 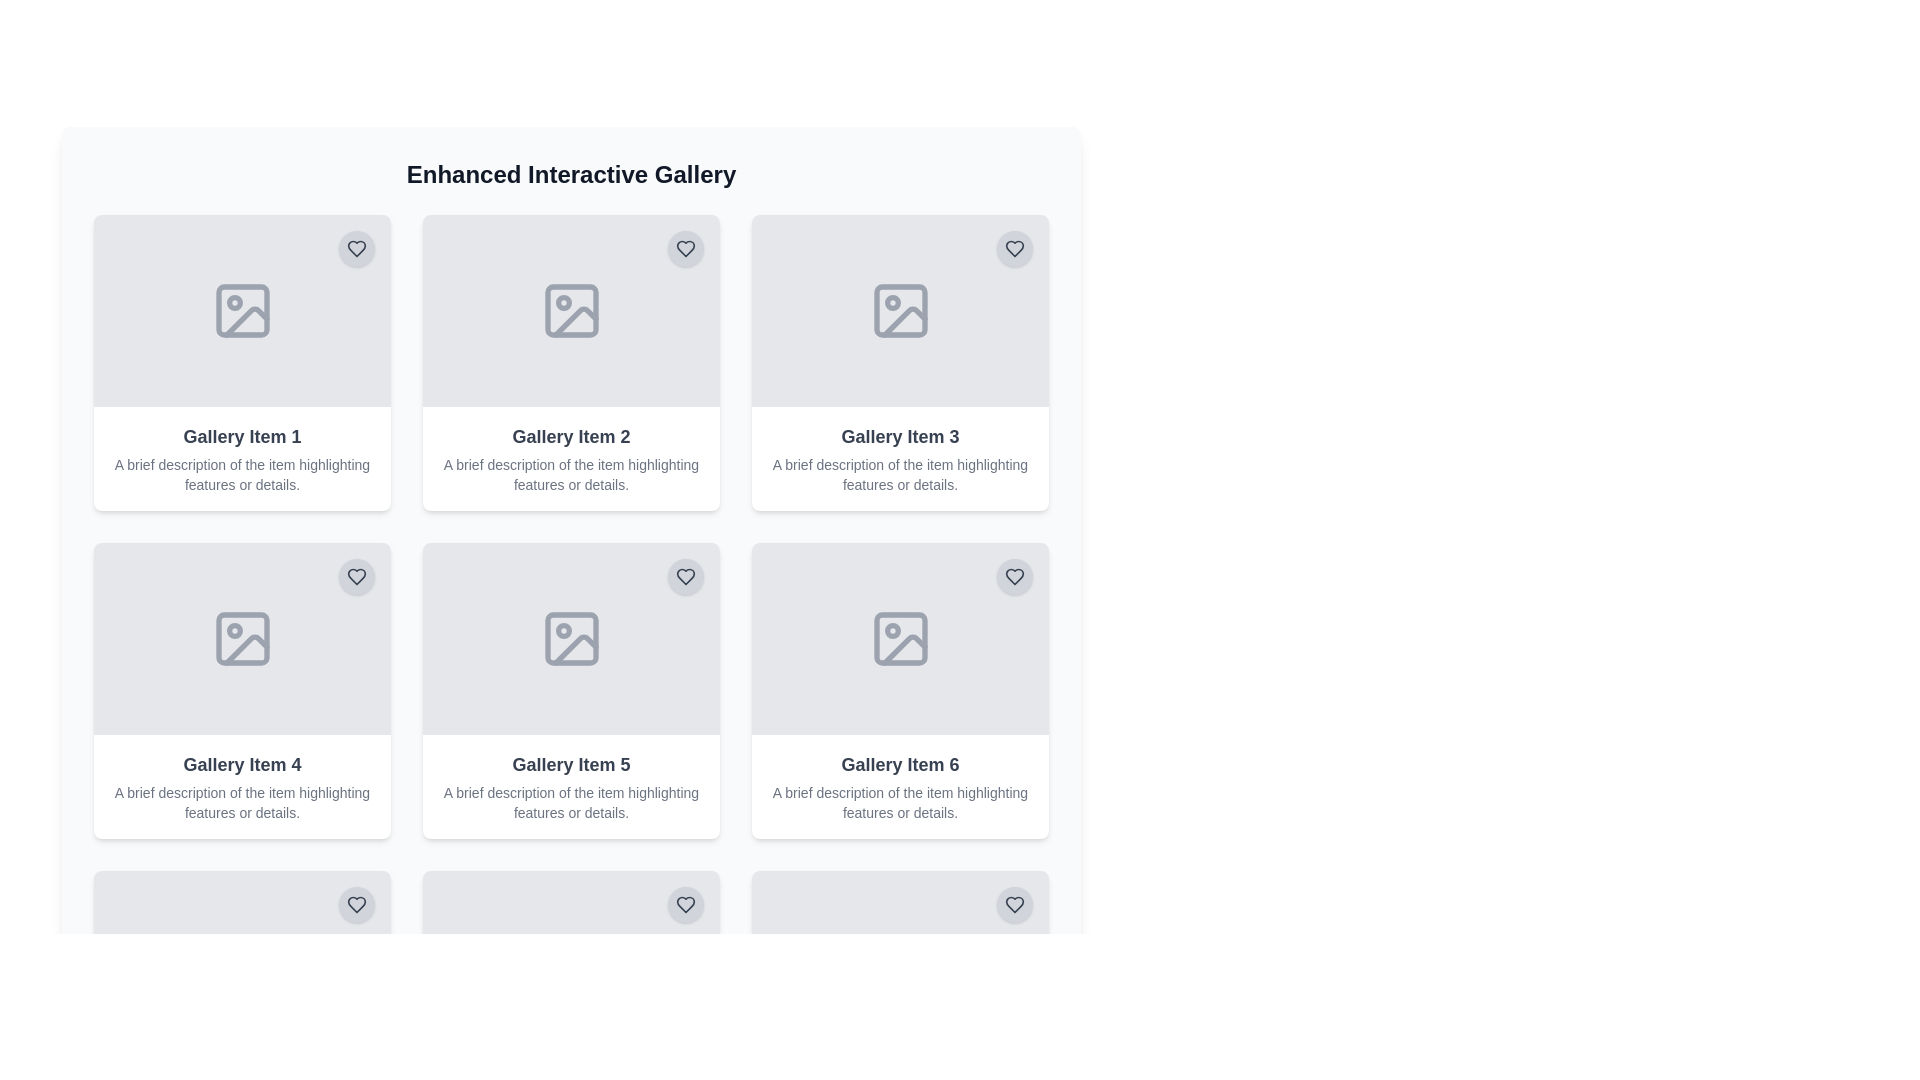 What do you see at coordinates (686, 577) in the screenshot?
I see `the heart-shaped outline icon in the top-right corner of 'Gallery Item 5' to observe visual feedback` at bounding box center [686, 577].